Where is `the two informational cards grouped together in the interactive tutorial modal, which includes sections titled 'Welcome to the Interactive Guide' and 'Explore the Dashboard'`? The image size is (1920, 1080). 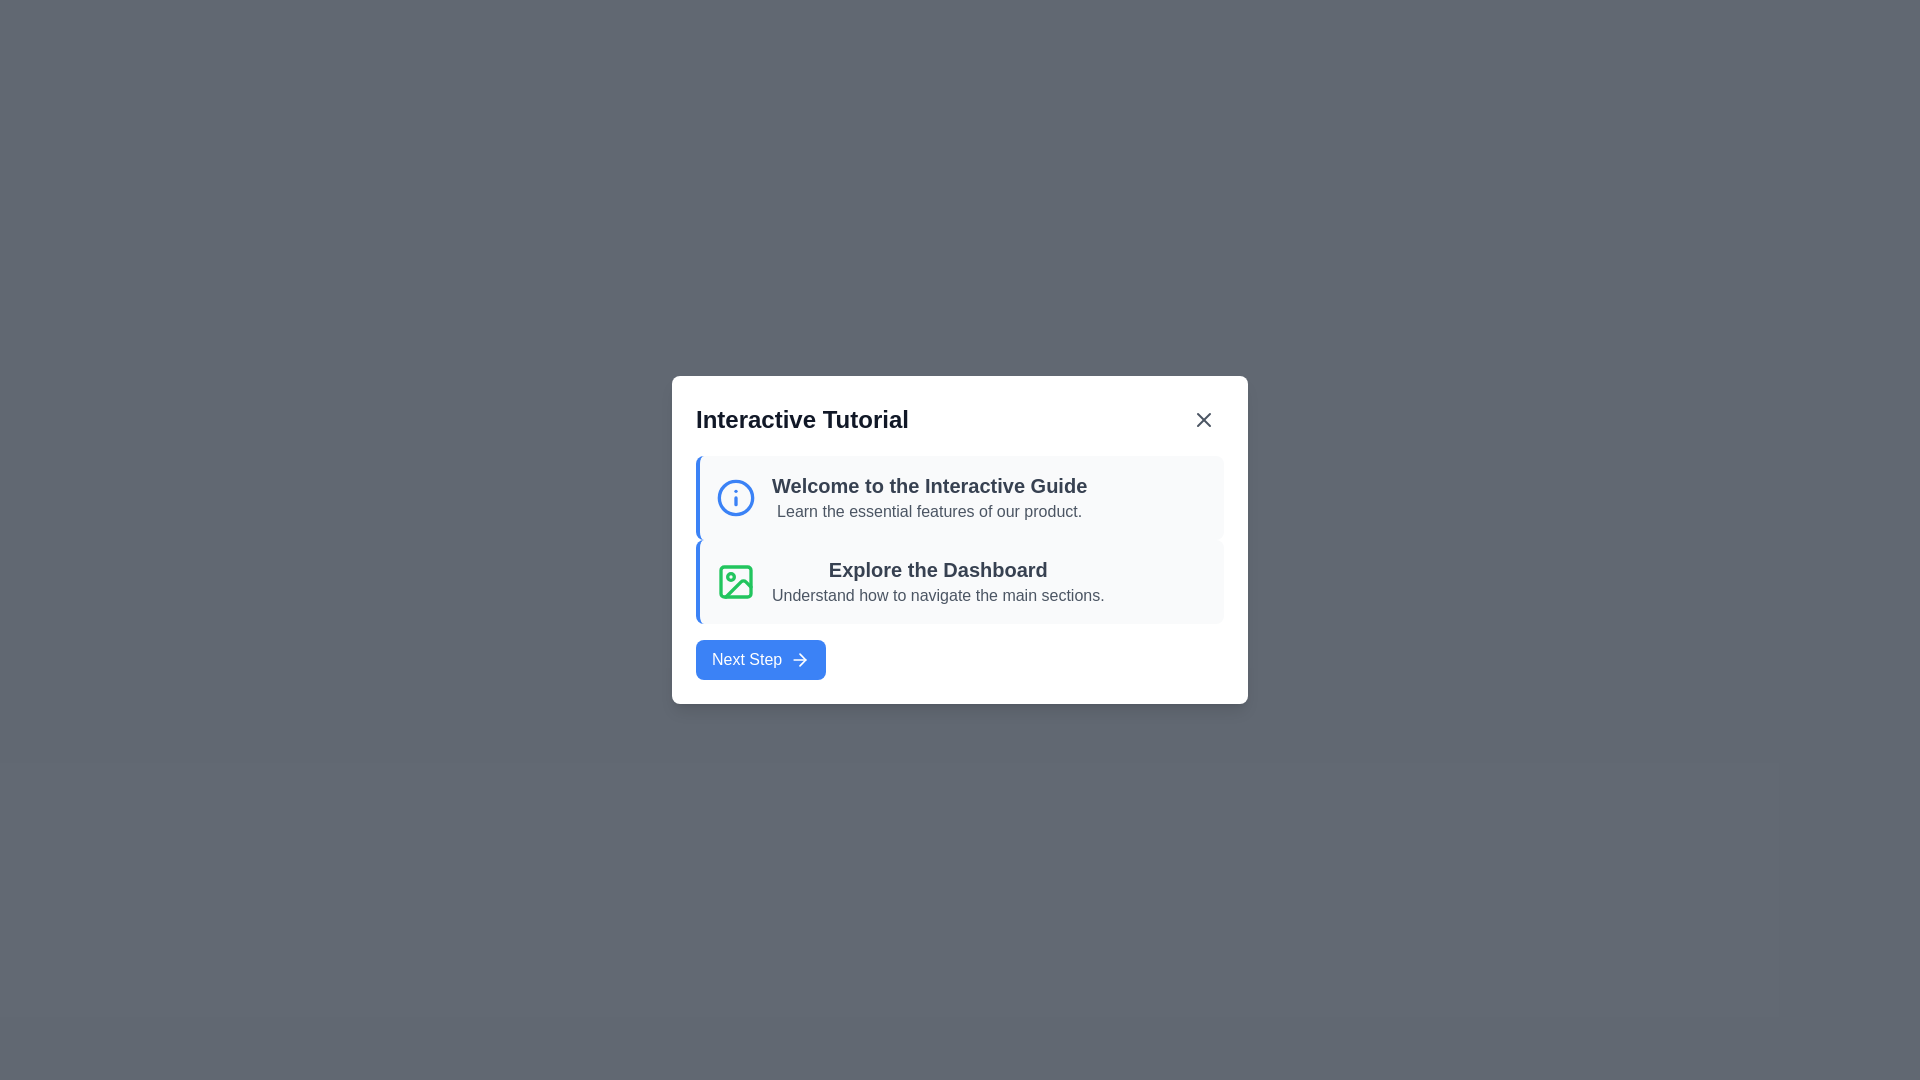
the two informational cards grouped together in the interactive tutorial modal, which includes sections titled 'Welcome to the Interactive Guide' and 'Explore the Dashboard' is located at coordinates (960, 540).